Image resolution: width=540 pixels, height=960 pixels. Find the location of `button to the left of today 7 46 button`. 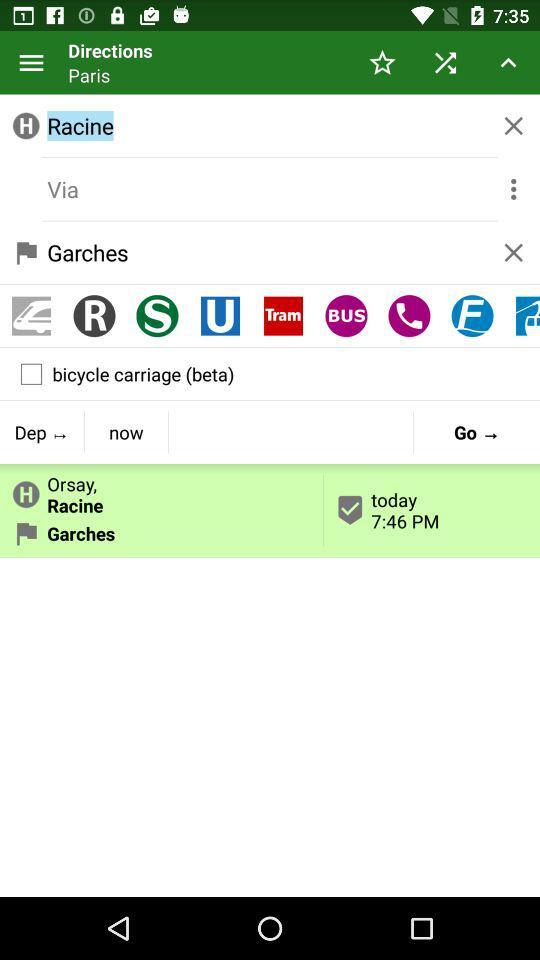

button to the left of today 7 46 button is located at coordinates (160, 489).